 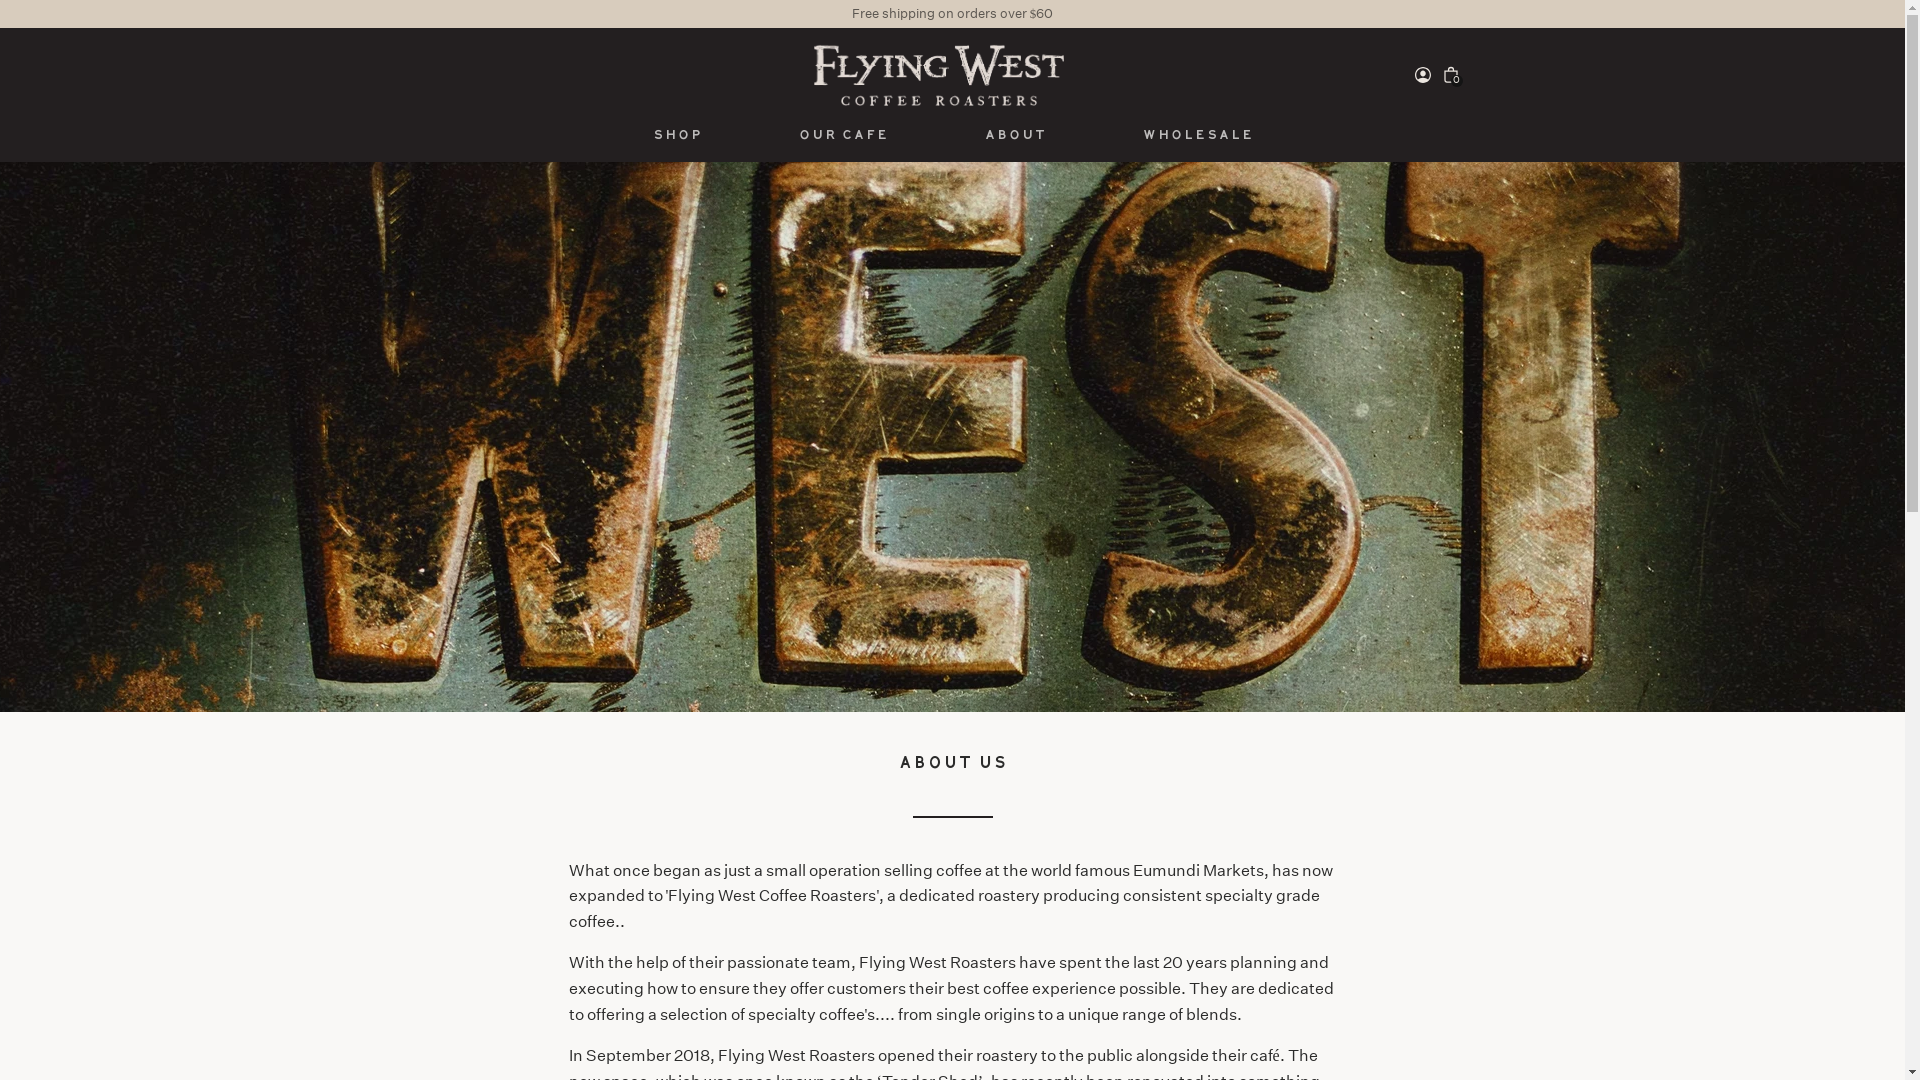 I want to click on '0', so click(x=1449, y=73).